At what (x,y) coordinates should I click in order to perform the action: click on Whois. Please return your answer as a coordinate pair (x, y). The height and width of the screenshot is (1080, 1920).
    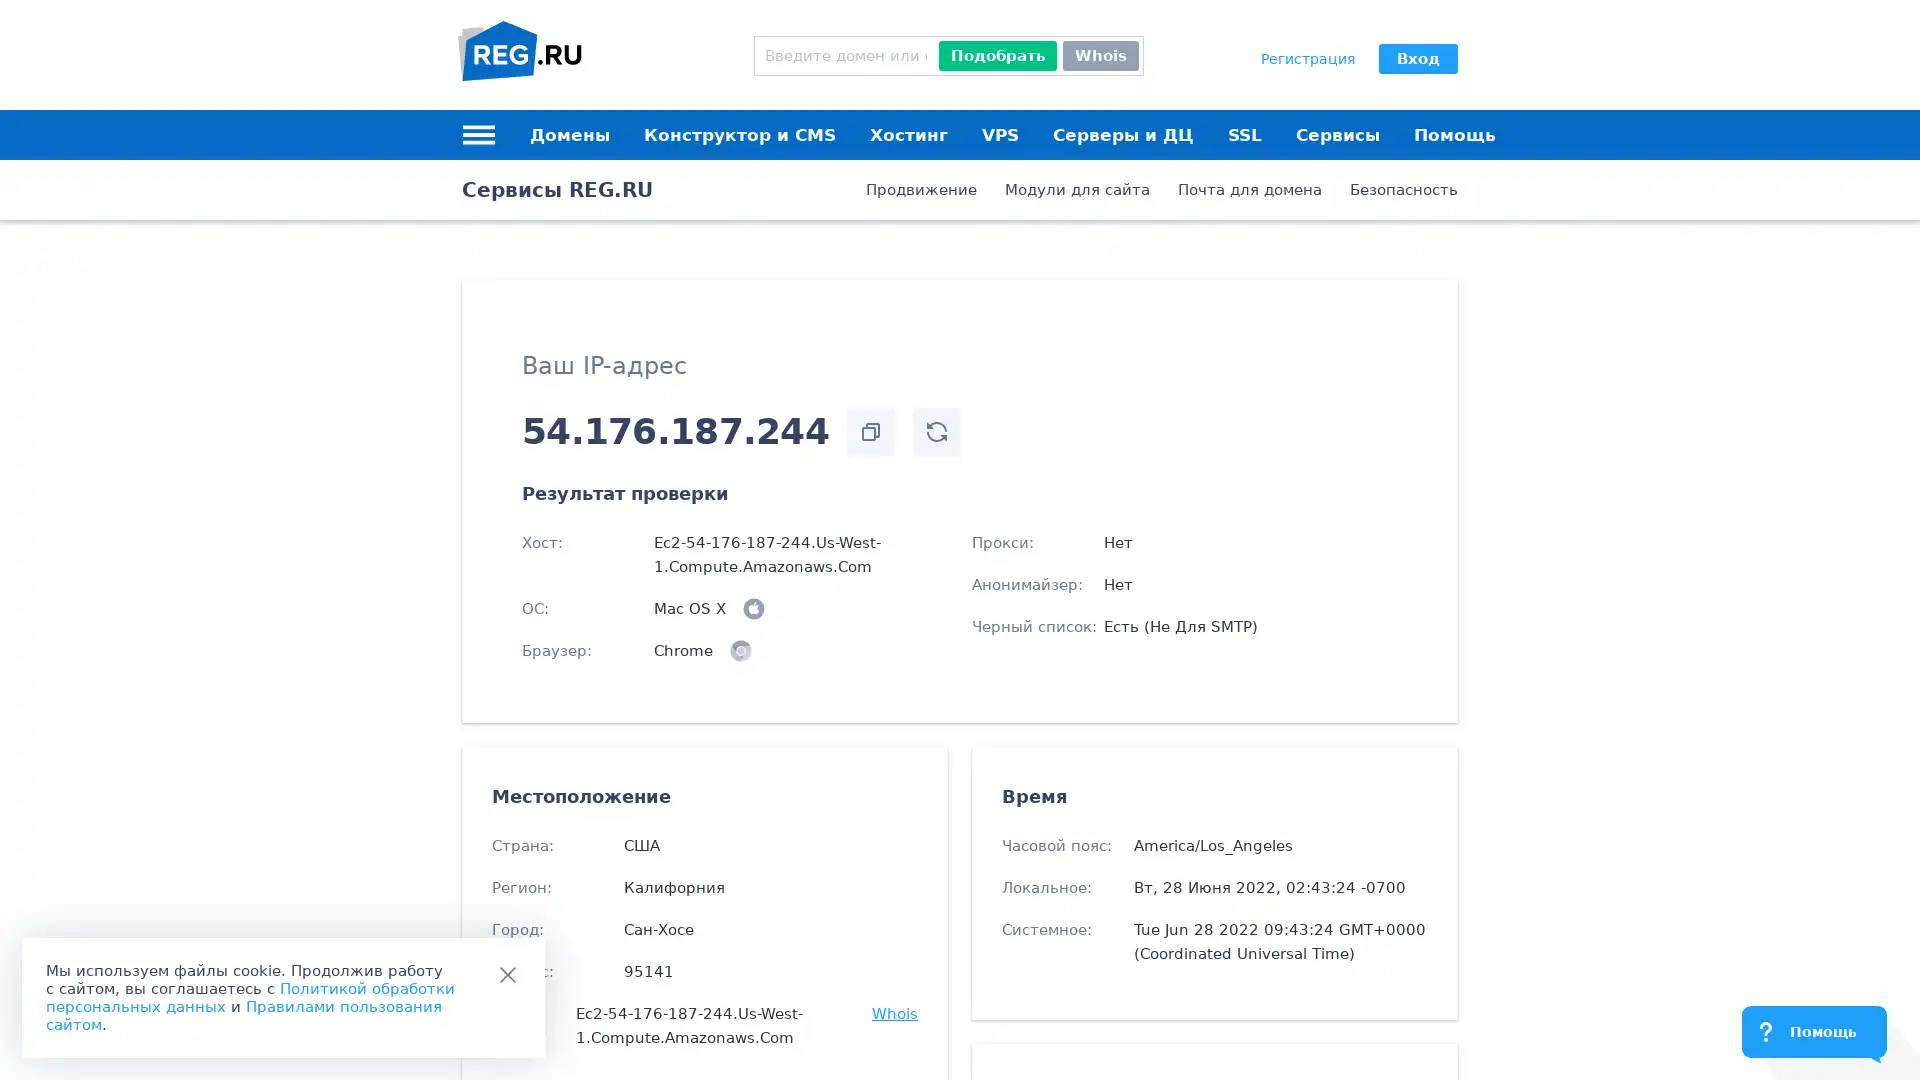
    Looking at the image, I should click on (1099, 55).